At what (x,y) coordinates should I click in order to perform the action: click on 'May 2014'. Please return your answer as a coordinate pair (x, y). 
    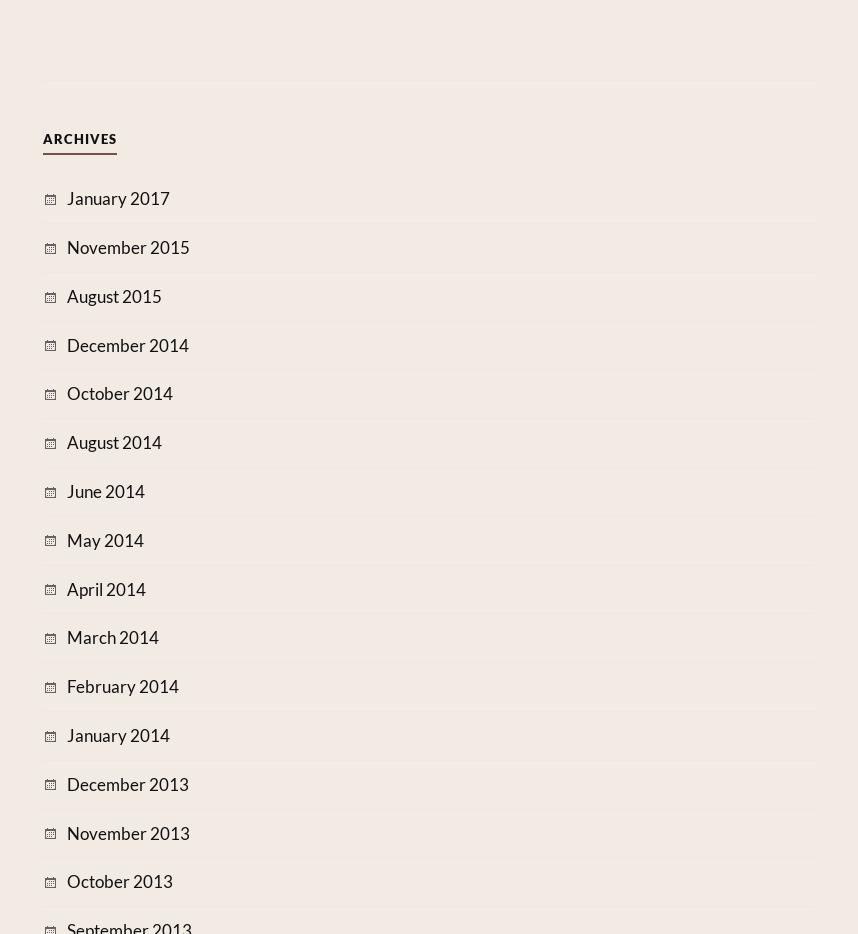
    Looking at the image, I should click on (64, 539).